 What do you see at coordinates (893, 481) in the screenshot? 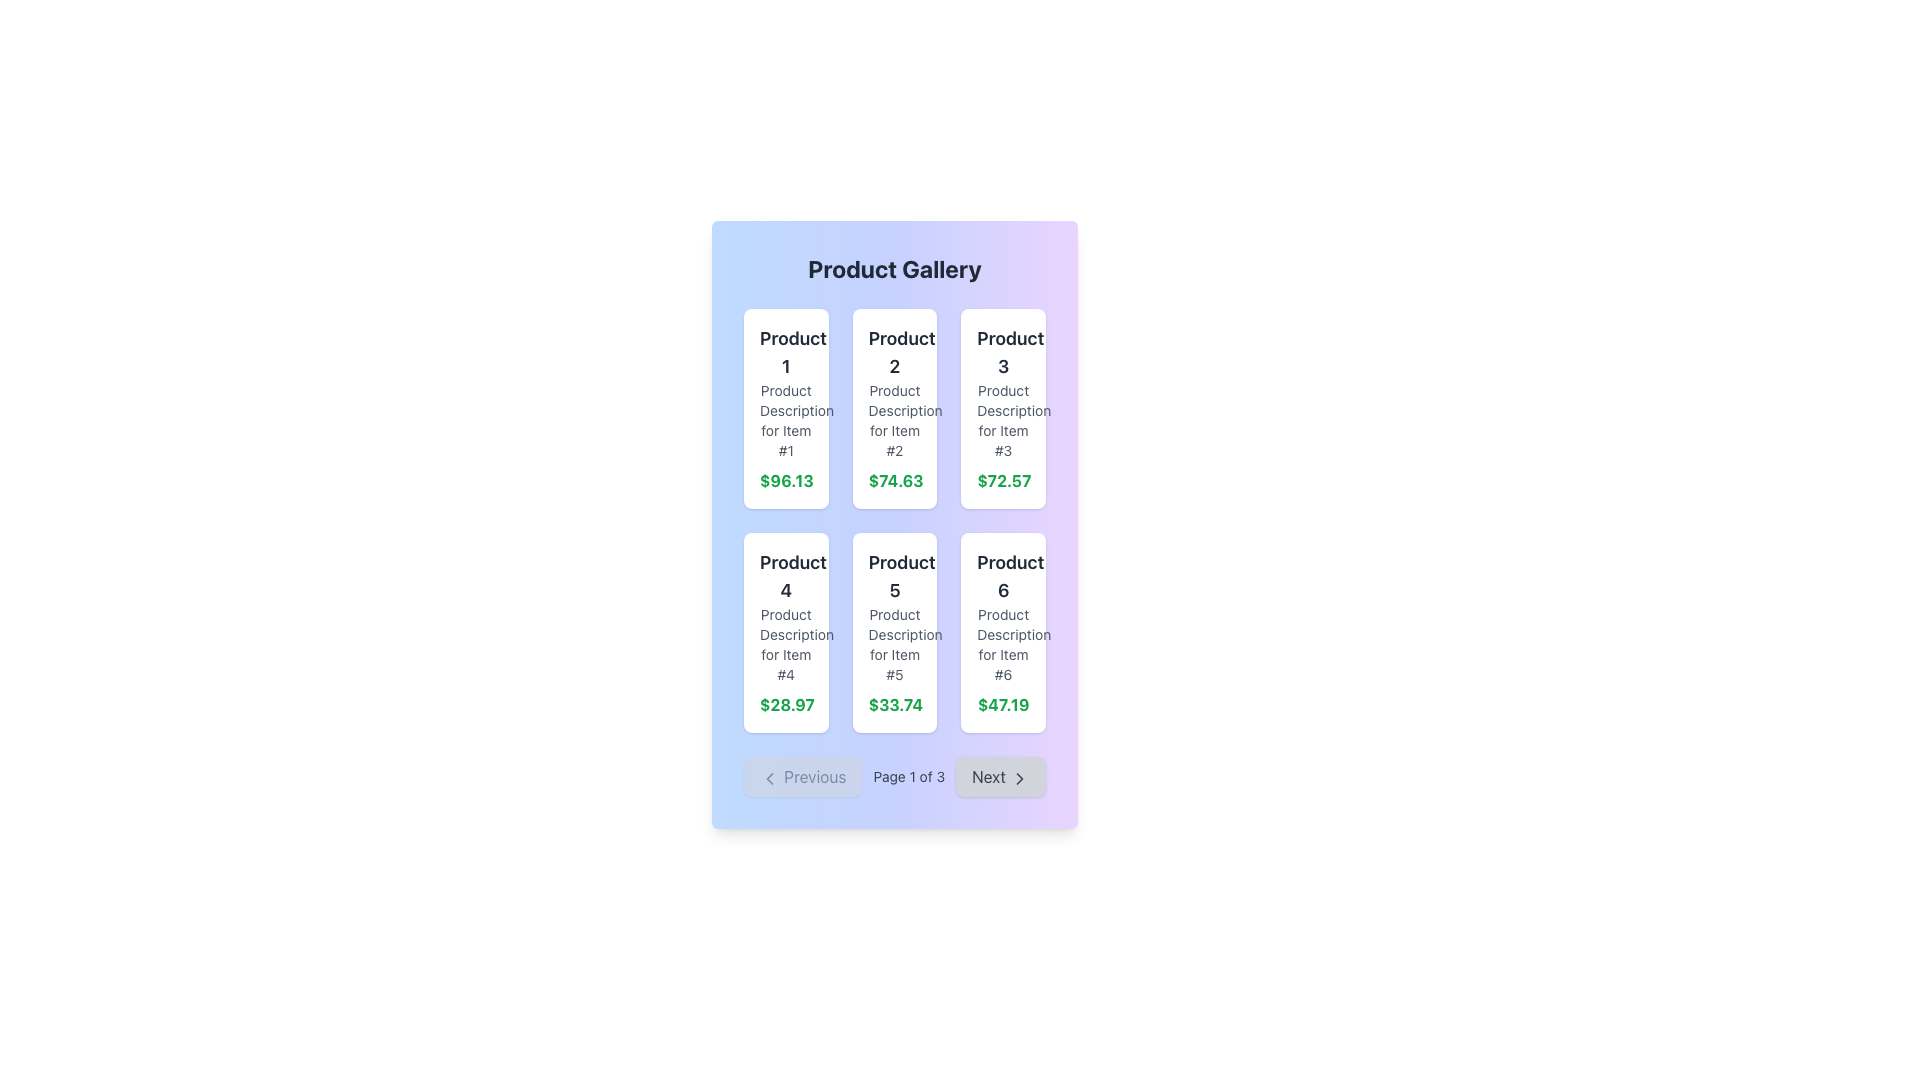
I see `the price label of 'Product 2' located at the bottom of the product description in the second column of the product grid` at bounding box center [893, 481].